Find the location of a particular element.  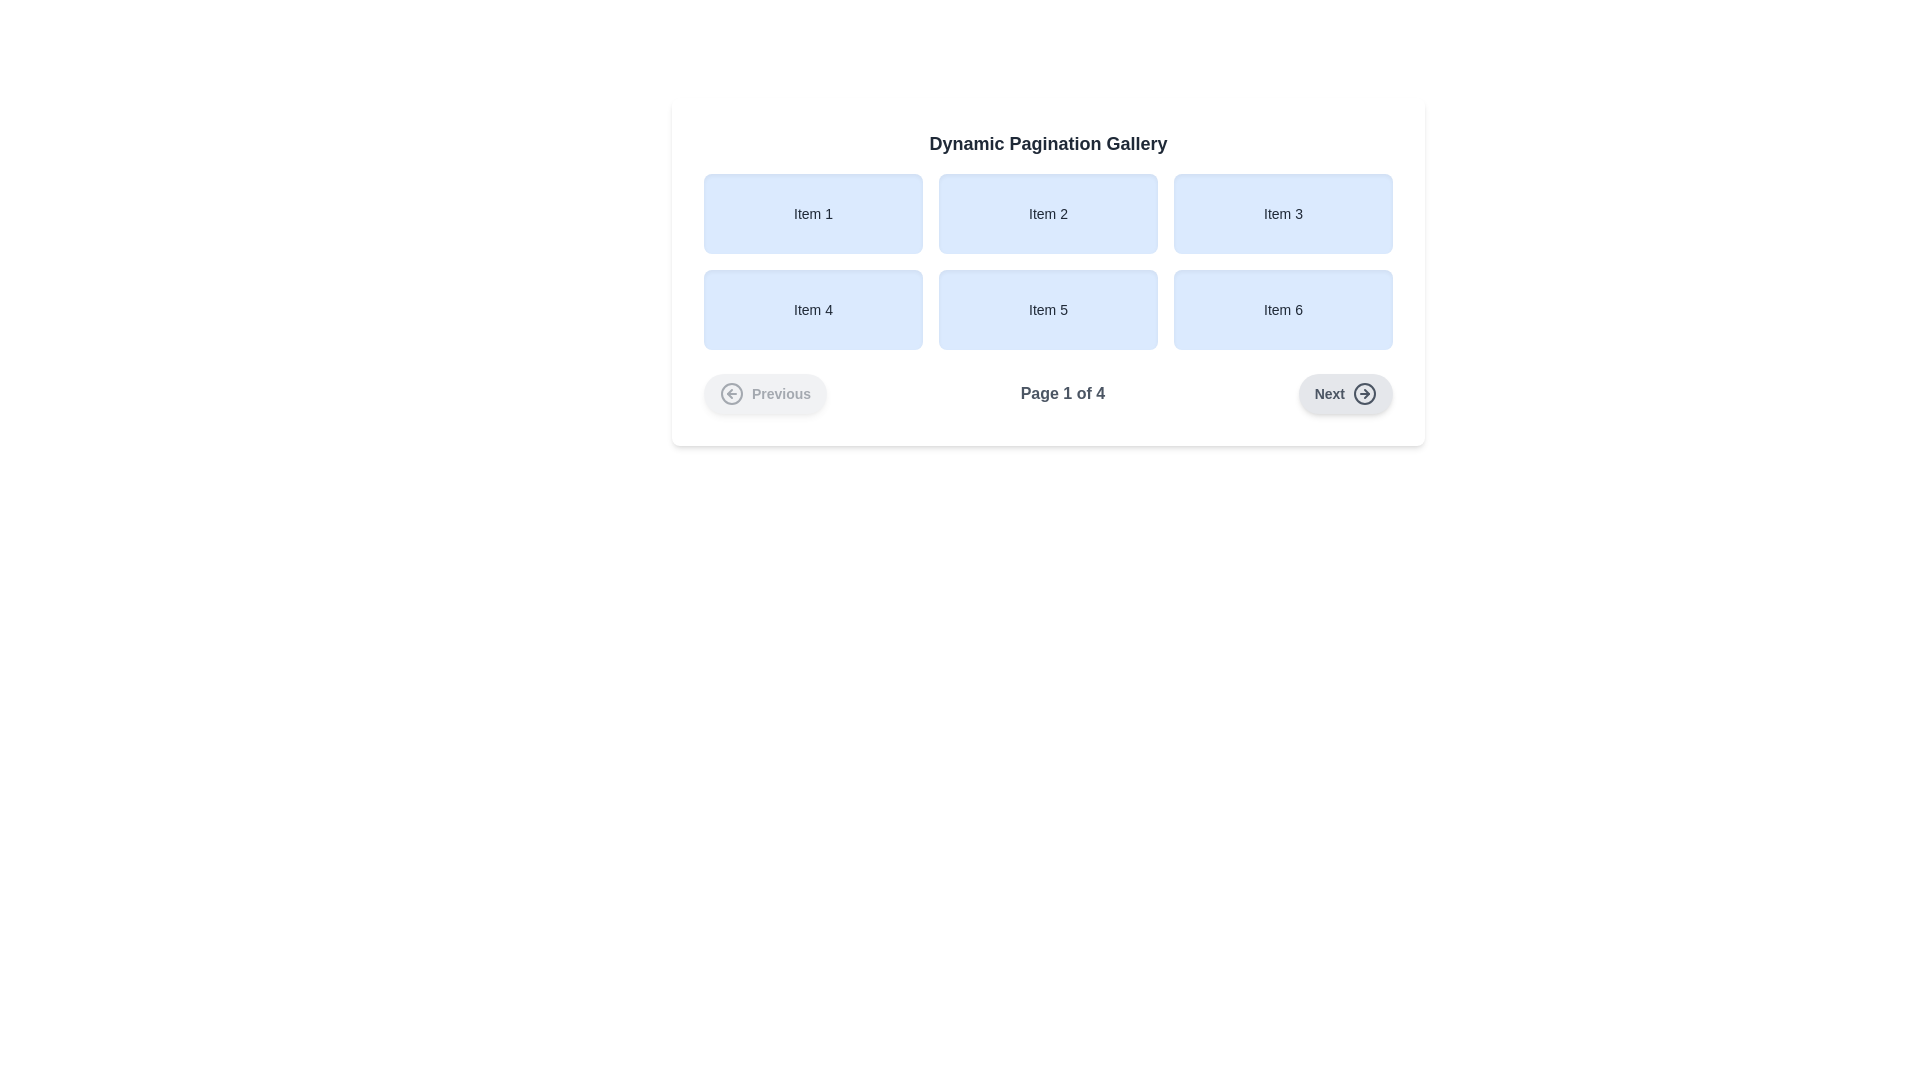

the static card displaying 'Item 5', which is located in the second row and second column of a 2x3 grid layout is located at coordinates (1047, 309).